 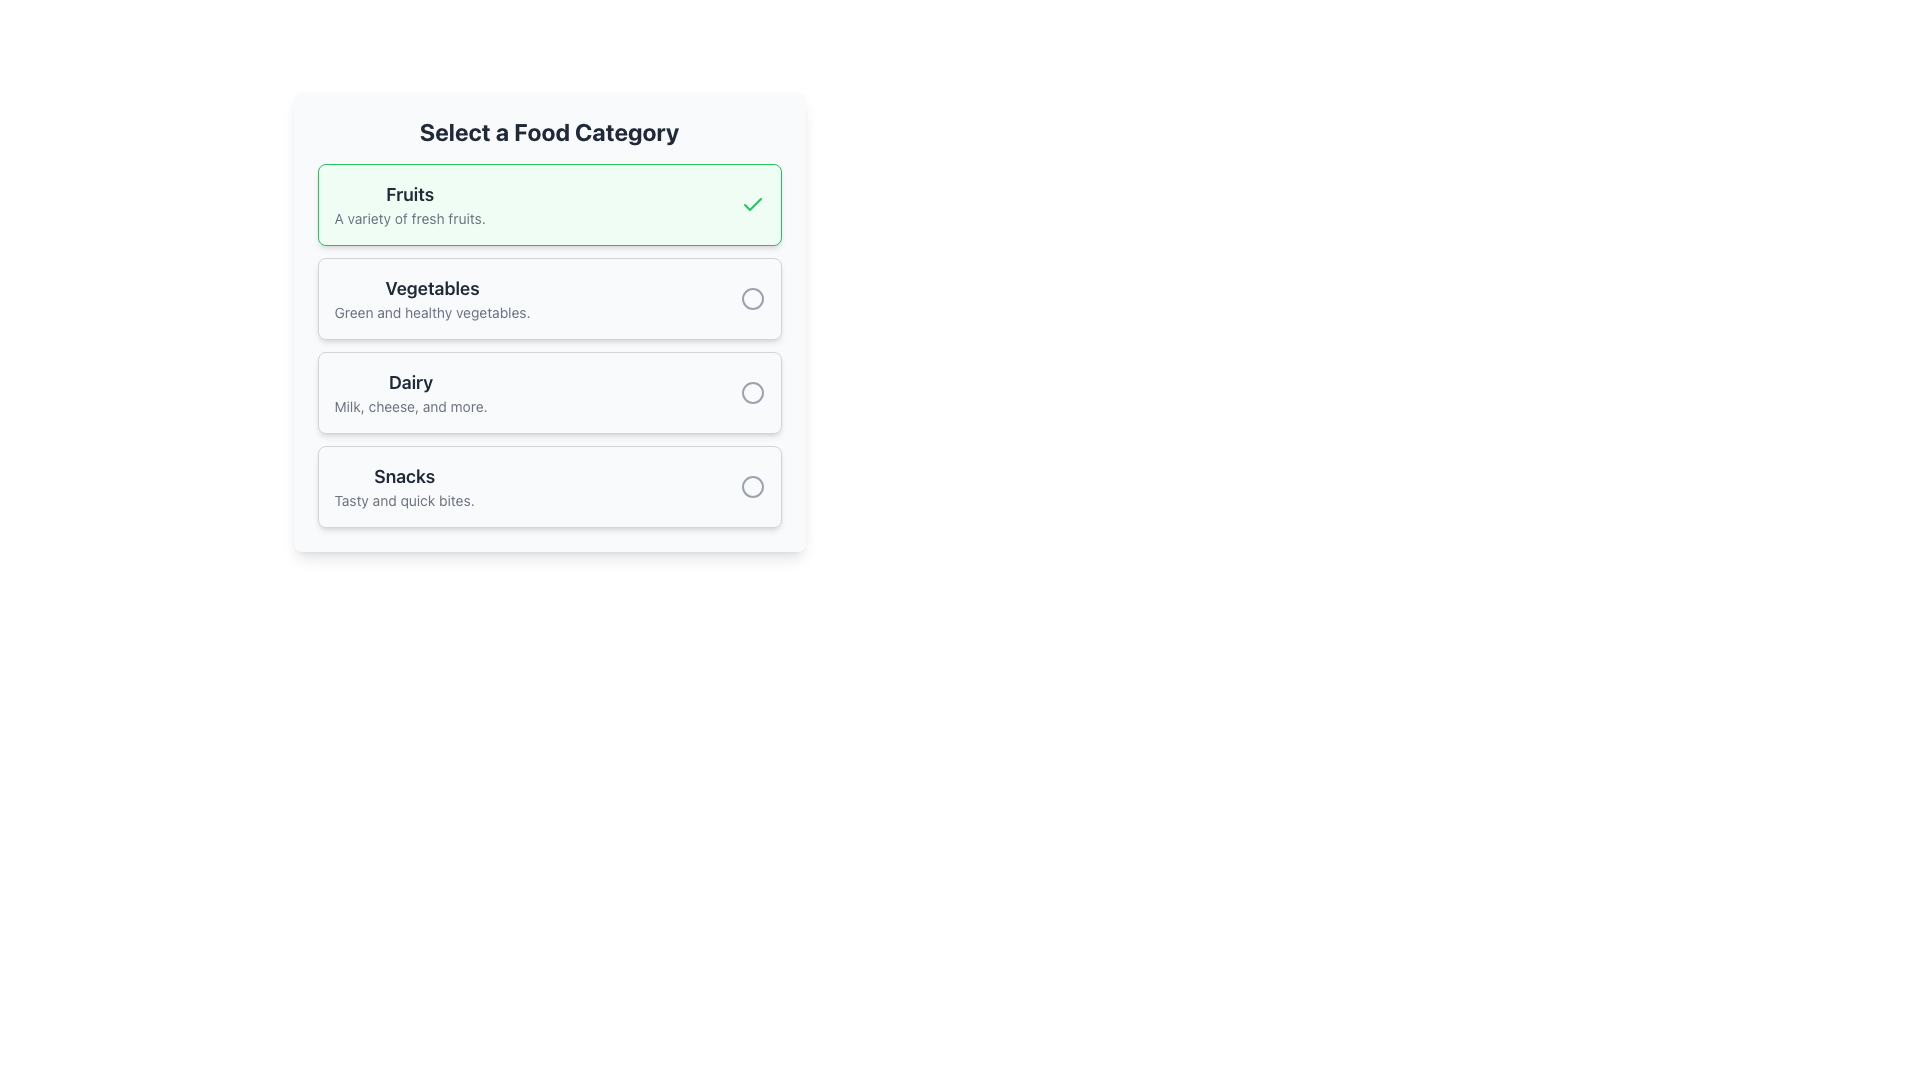 What do you see at coordinates (751, 393) in the screenshot?
I see `the circular radio button located within the 'Dairy' section of the food category selection list` at bounding box center [751, 393].